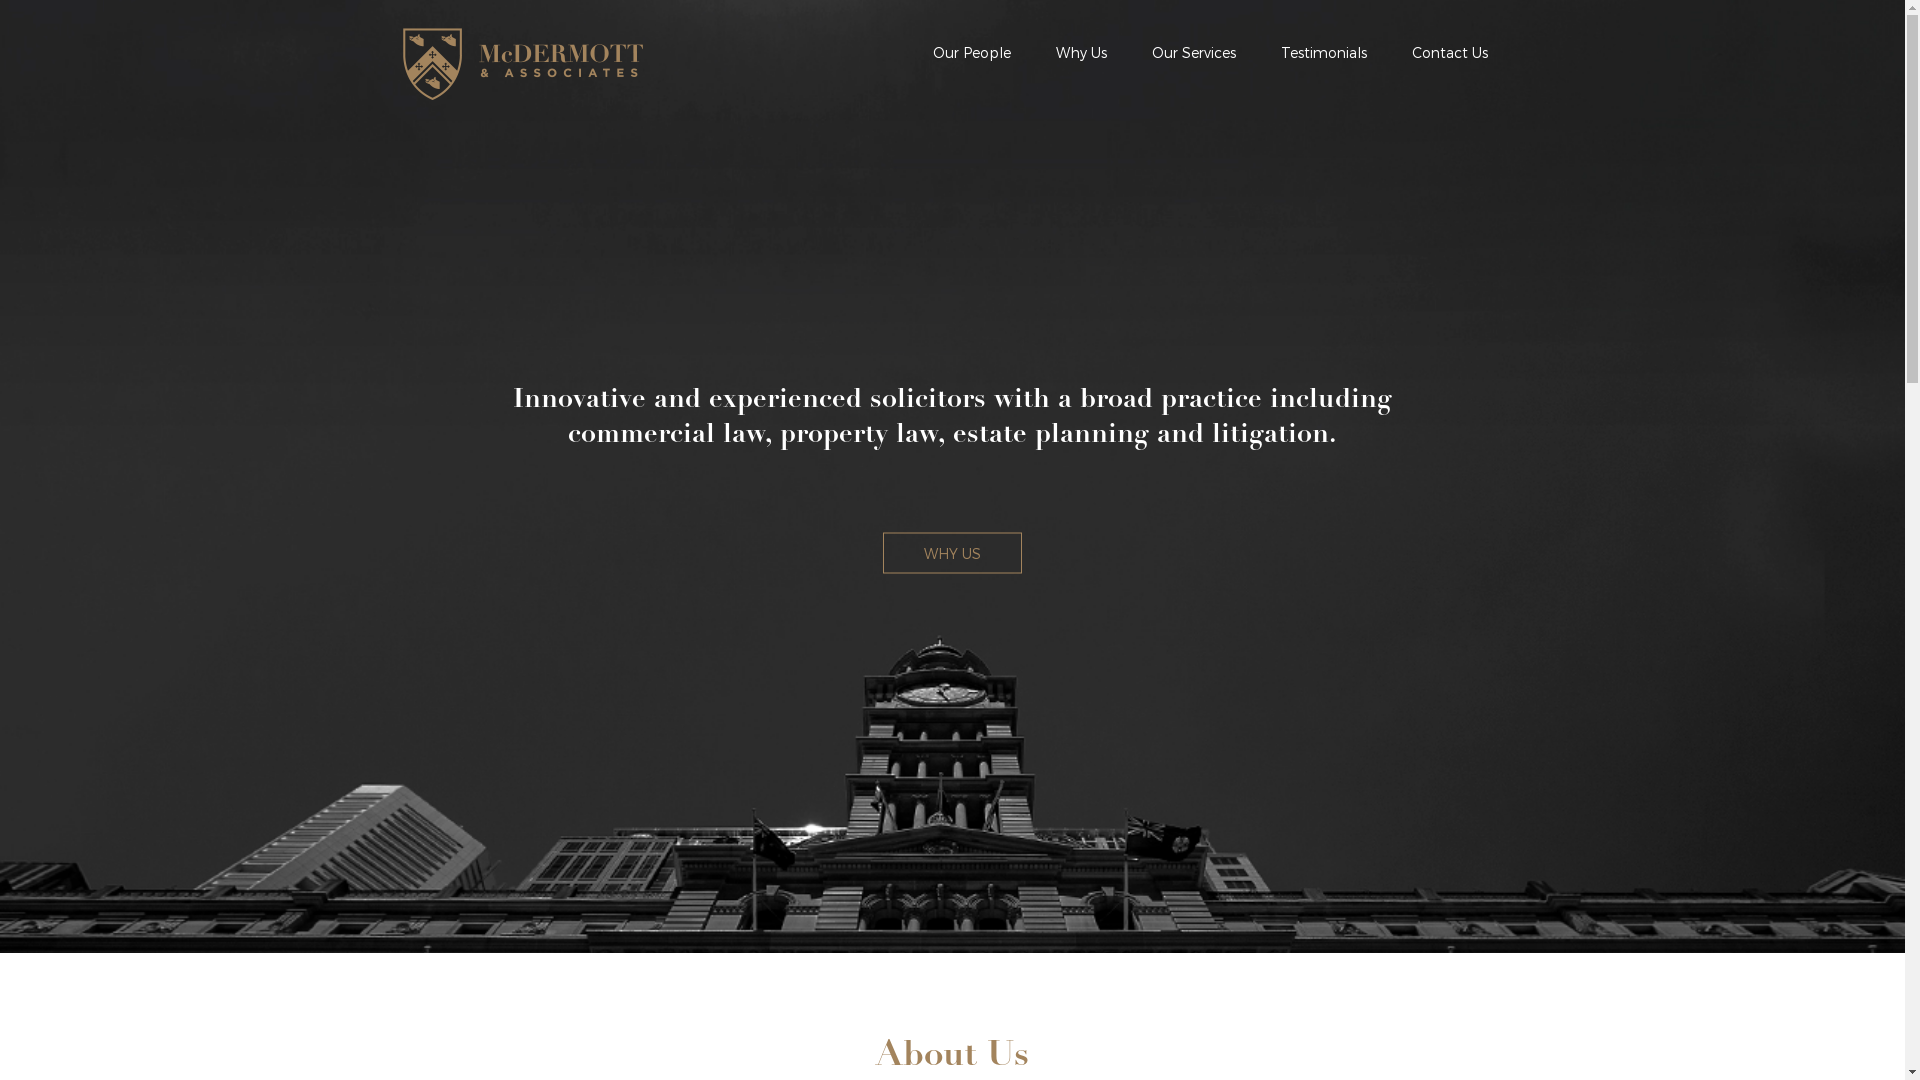 The width and height of the screenshot is (1920, 1080). Describe the element at coordinates (951, 553) in the screenshot. I see `'WHY US'` at that location.